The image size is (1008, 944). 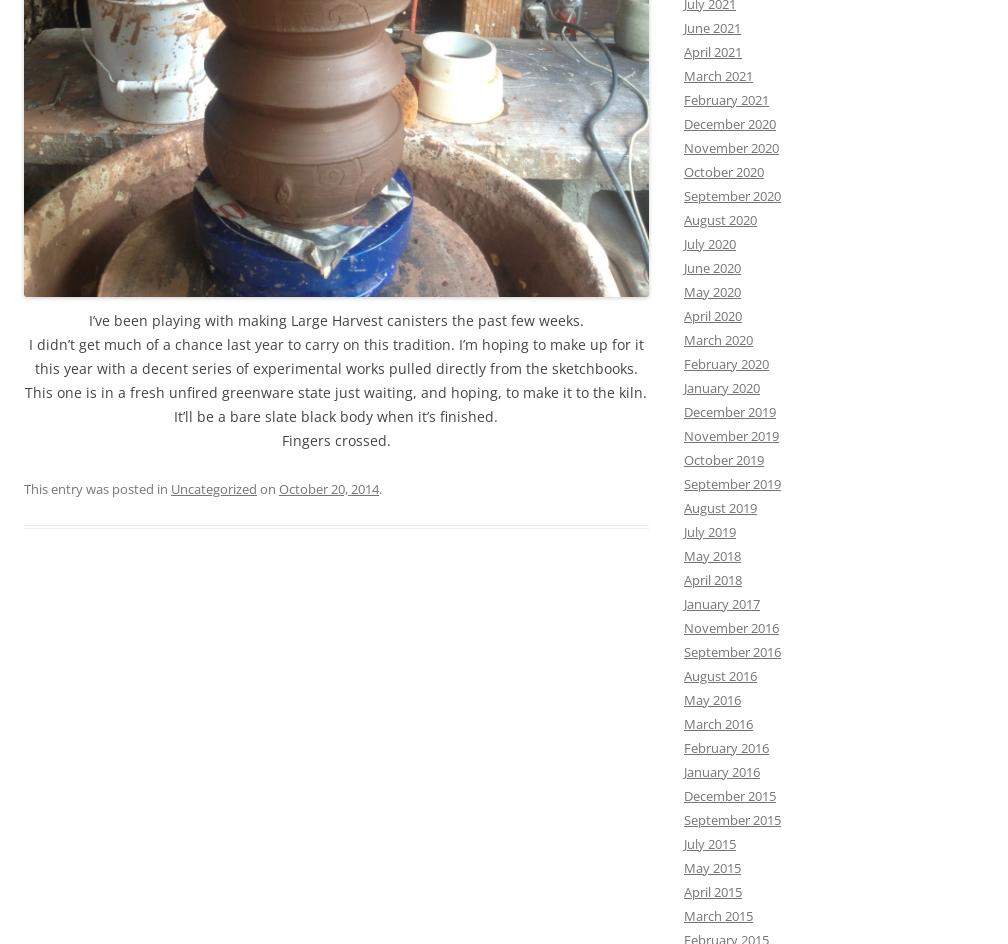 I want to click on 'February 2016', so click(x=726, y=746).